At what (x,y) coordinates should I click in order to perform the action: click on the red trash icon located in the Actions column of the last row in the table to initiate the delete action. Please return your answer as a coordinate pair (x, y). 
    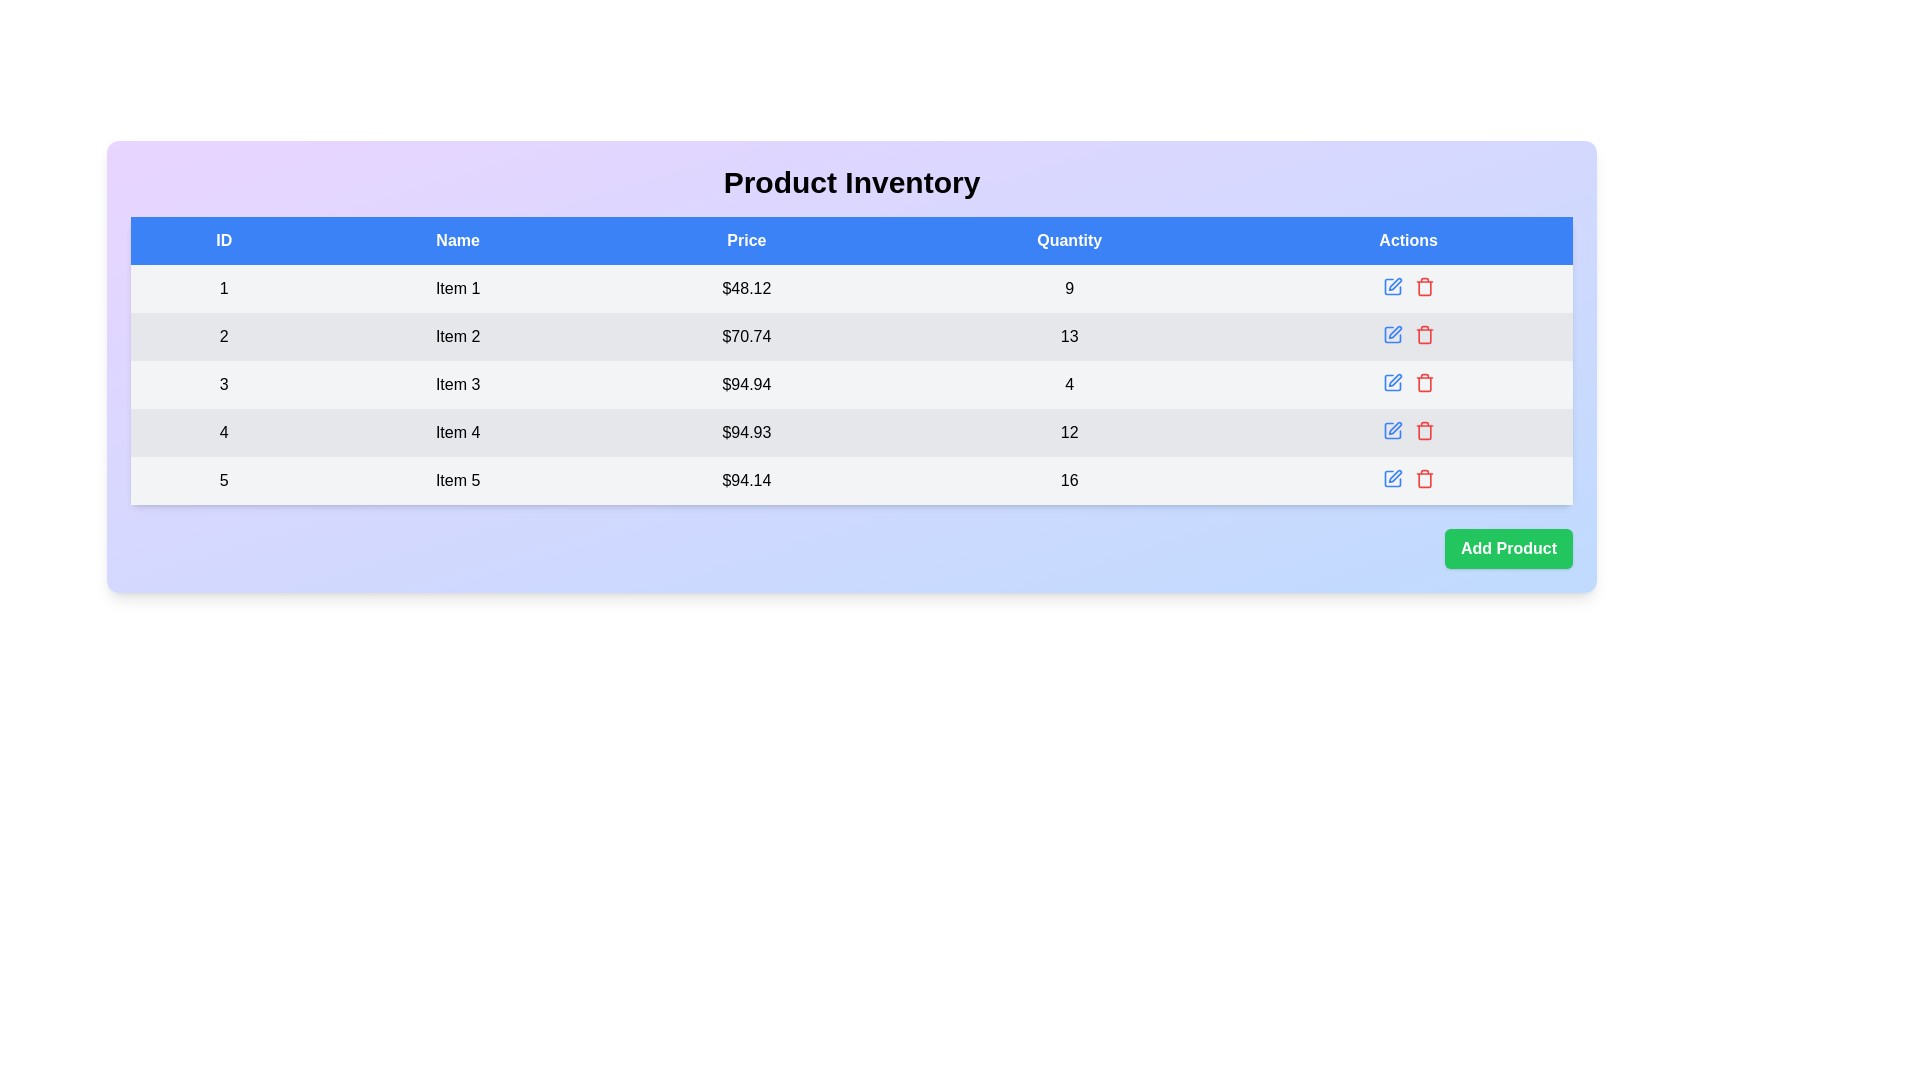
    Looking at the image, I should click on (1423, 478).